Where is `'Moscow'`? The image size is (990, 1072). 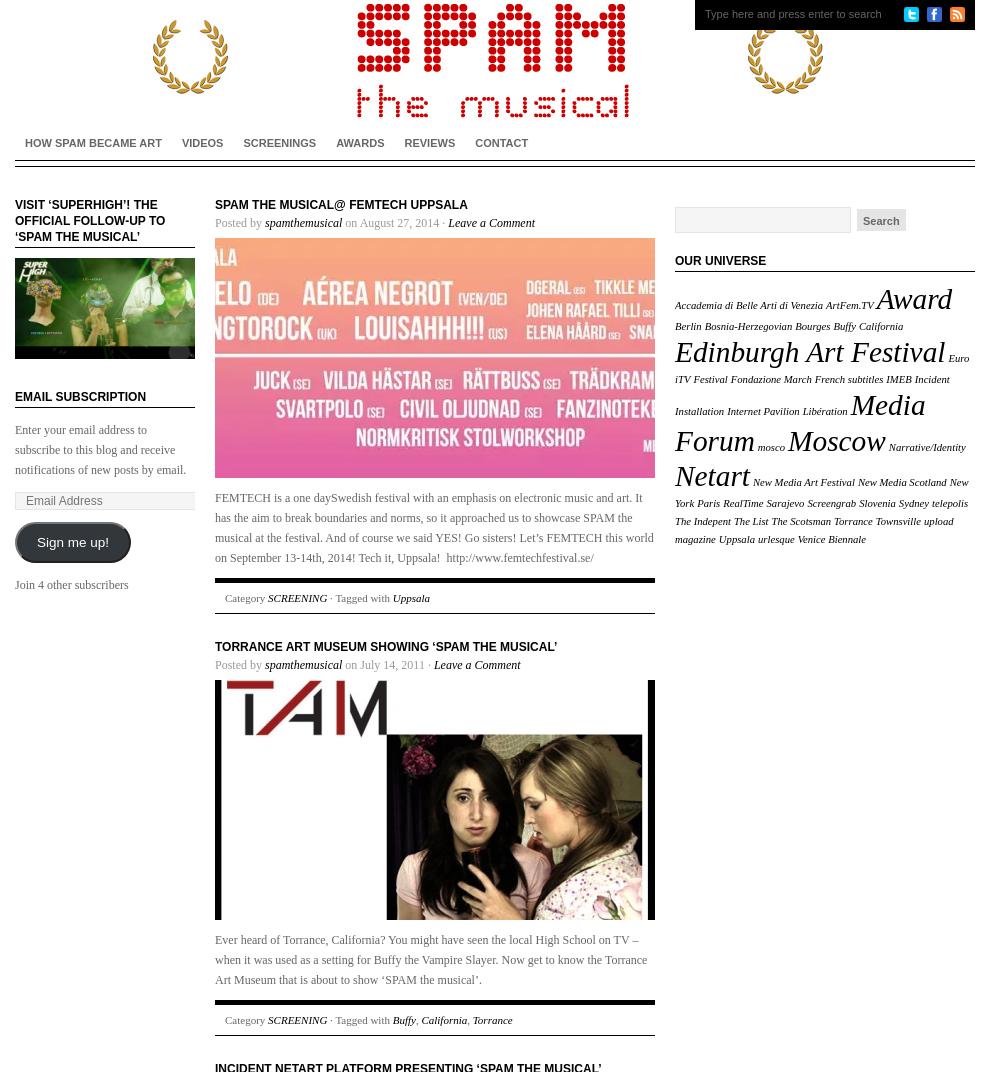 'Moscow' is located at coordinates (835, 438).